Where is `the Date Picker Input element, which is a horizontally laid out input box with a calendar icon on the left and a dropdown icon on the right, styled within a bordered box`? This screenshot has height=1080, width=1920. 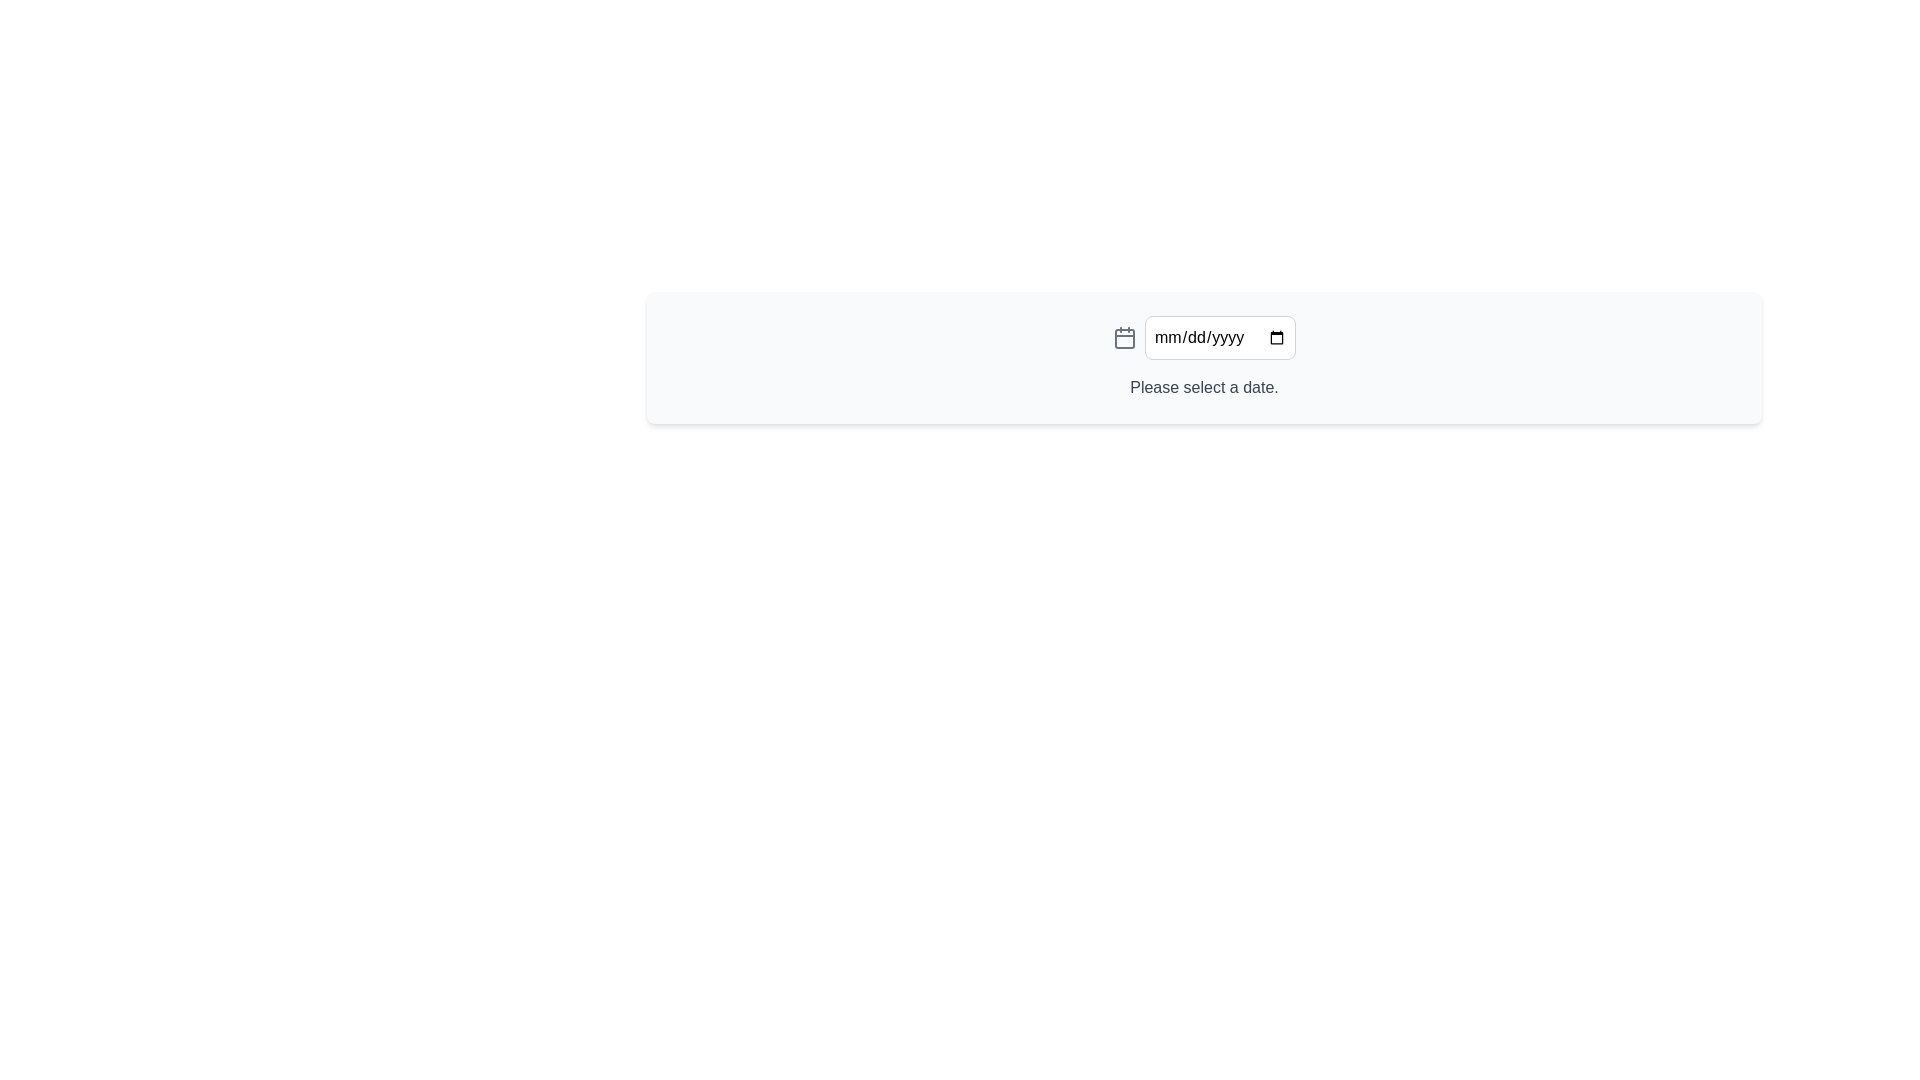
the Date Picker Input element, which is a horizontally laid out input box with a calendar icon on the left and a dropdown icon on the right, styled within a bordered box is located at coordinates (1203, 337).